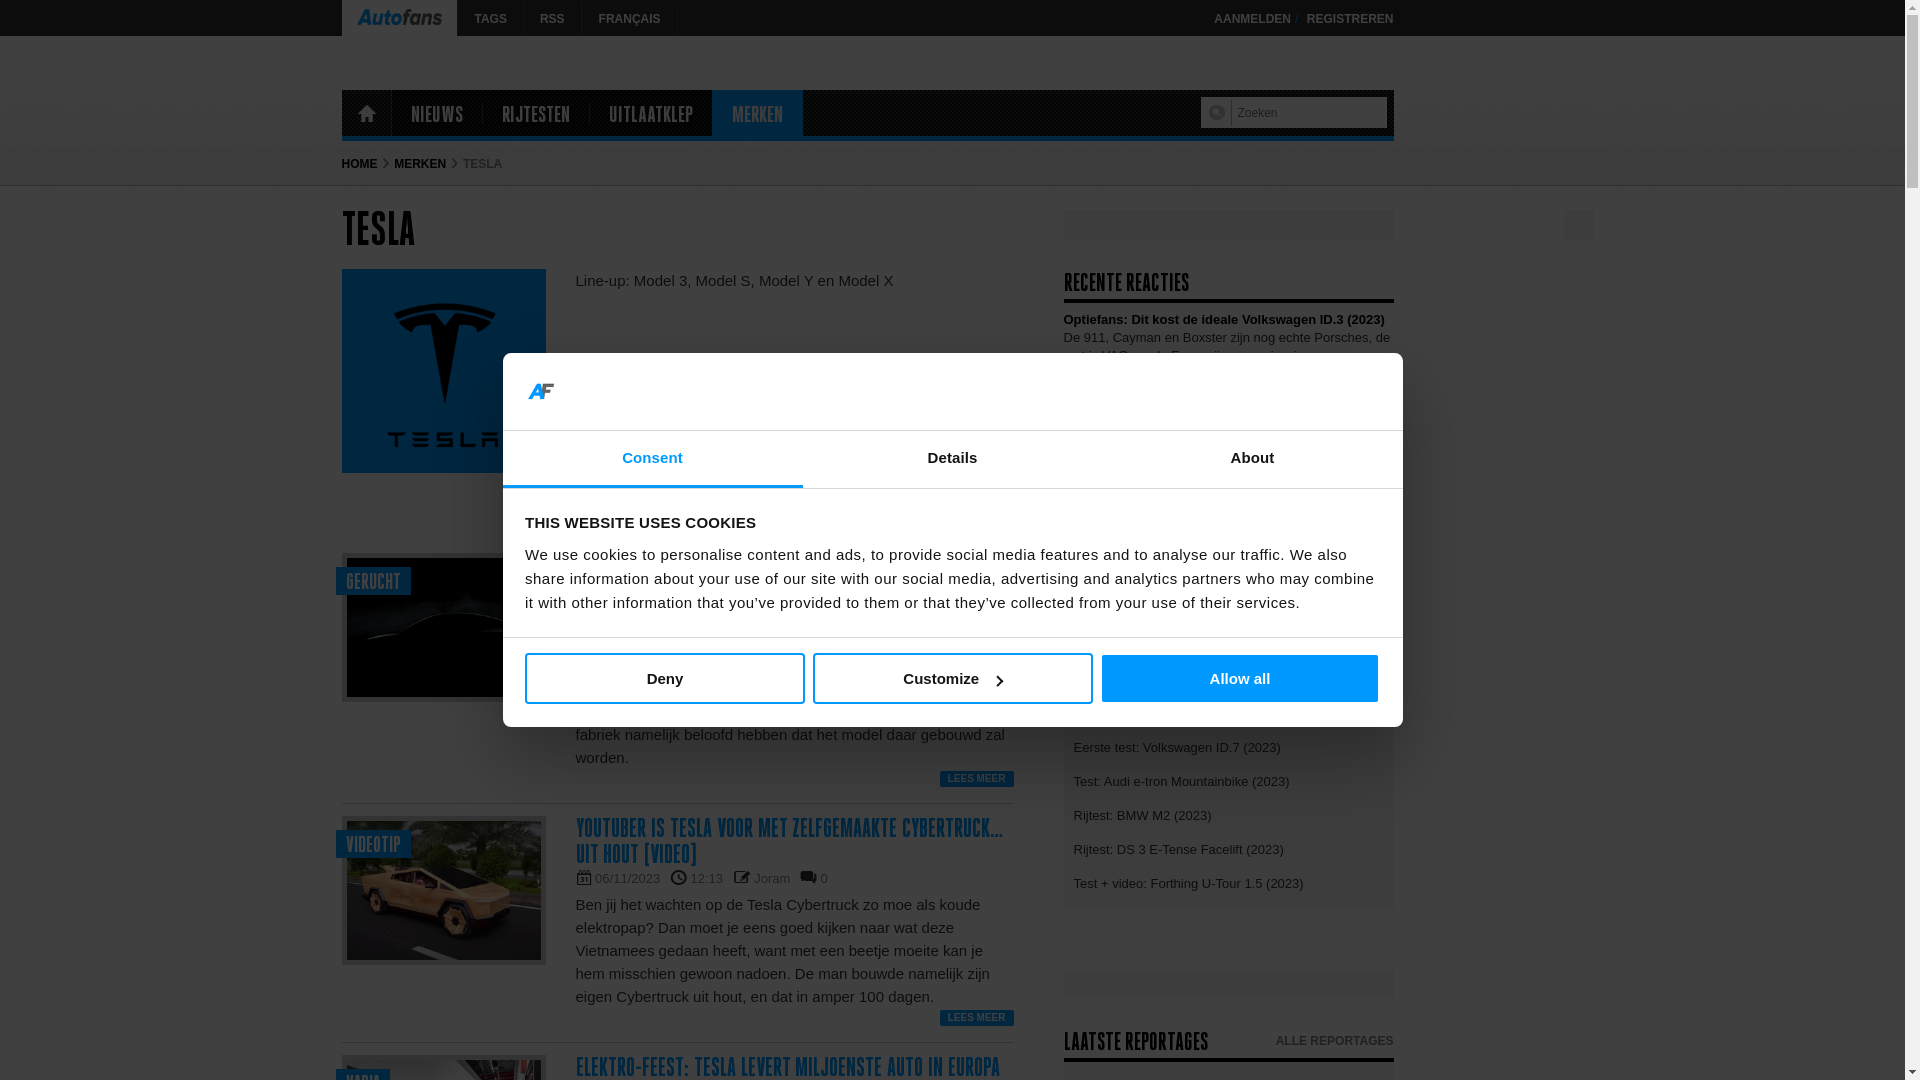 The image size is (1920, 1080). I want to click on 'HOME', so click(360, 163).